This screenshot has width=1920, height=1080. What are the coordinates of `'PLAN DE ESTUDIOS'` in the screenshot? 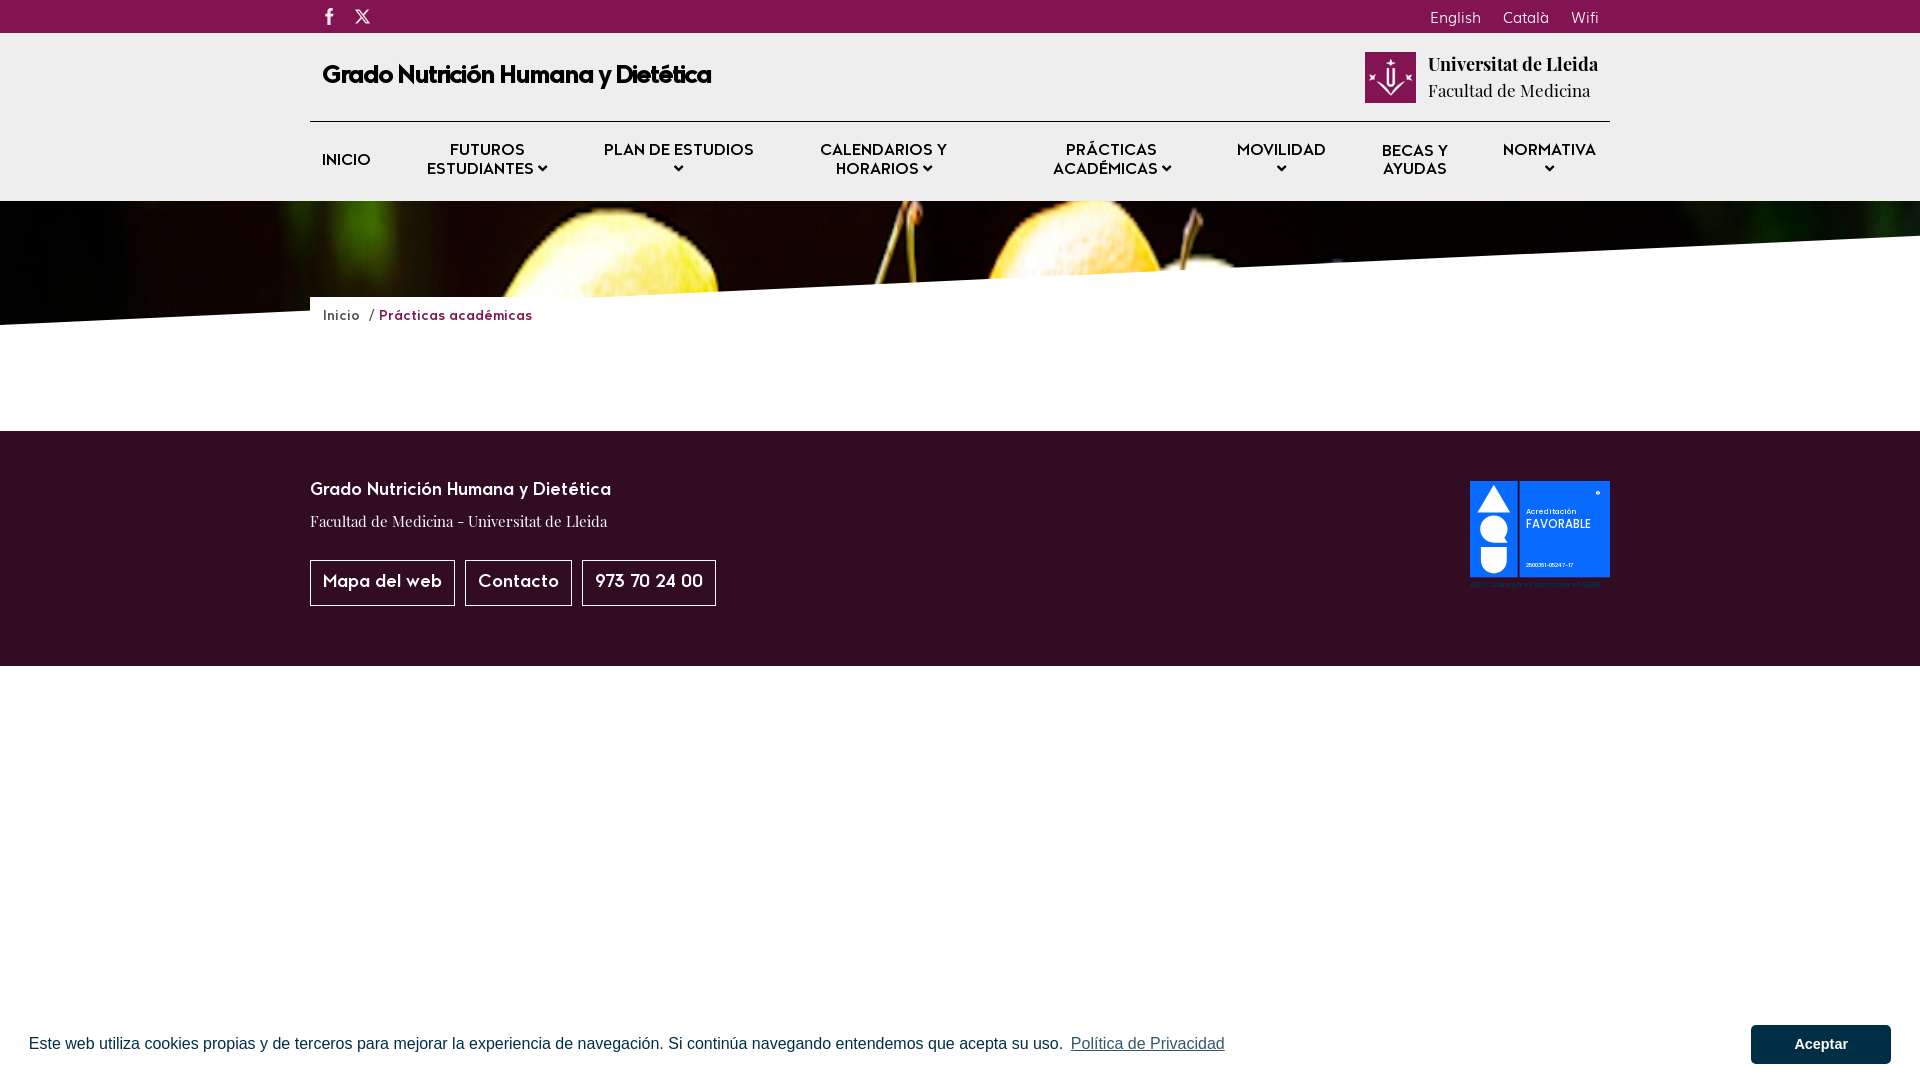 It's located at (590, 160).